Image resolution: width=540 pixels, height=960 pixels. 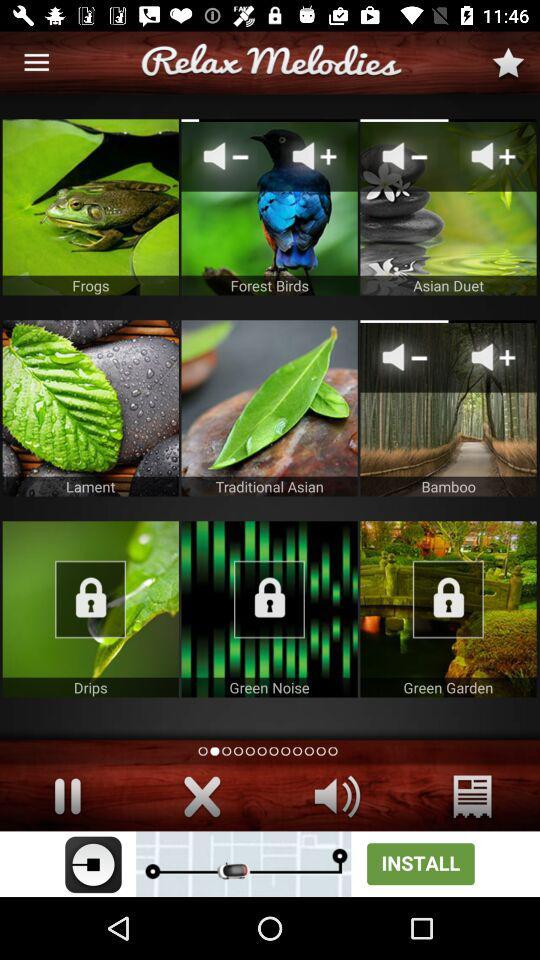 I want to click on install, so click(x=270, y=863).